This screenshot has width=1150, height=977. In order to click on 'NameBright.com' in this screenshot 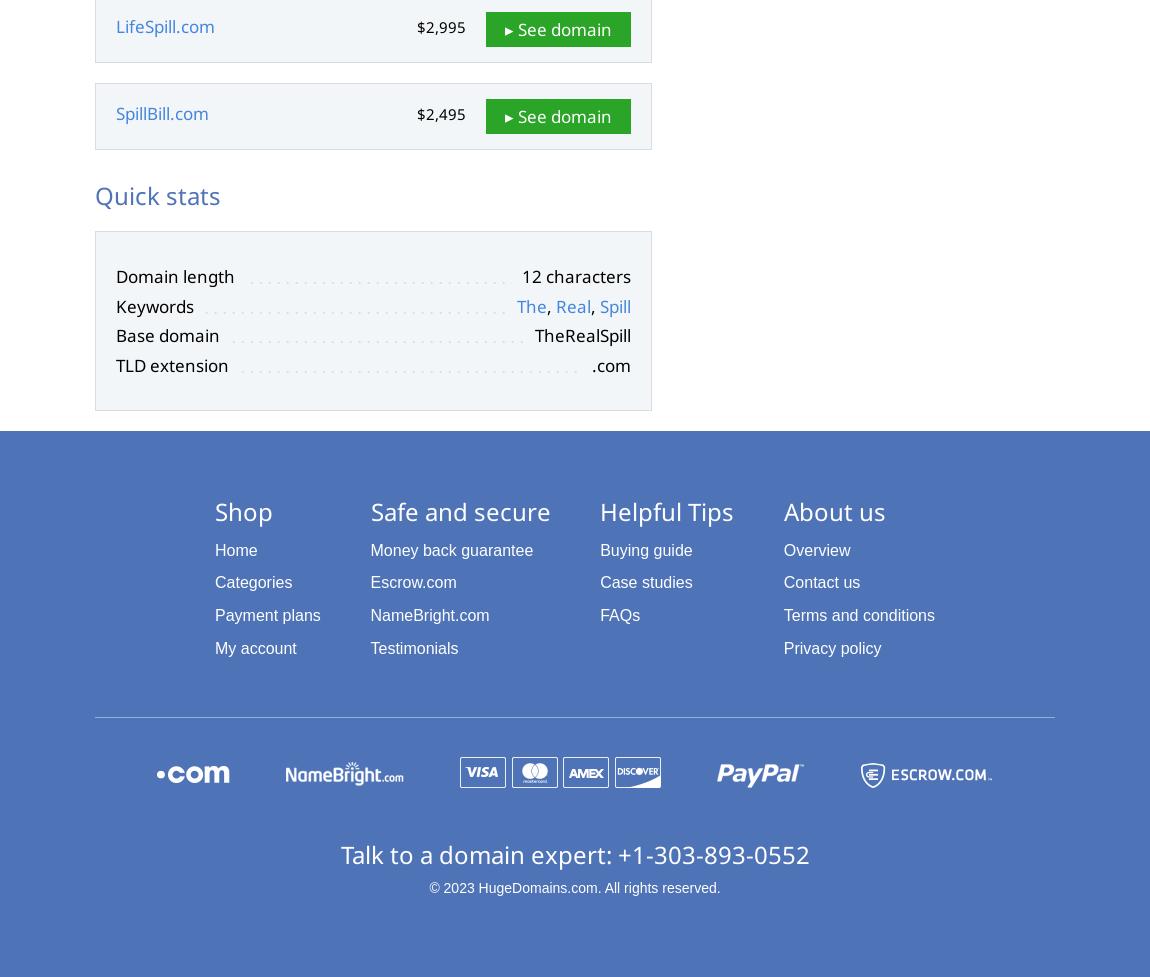, I will do `click(429, 614)`.